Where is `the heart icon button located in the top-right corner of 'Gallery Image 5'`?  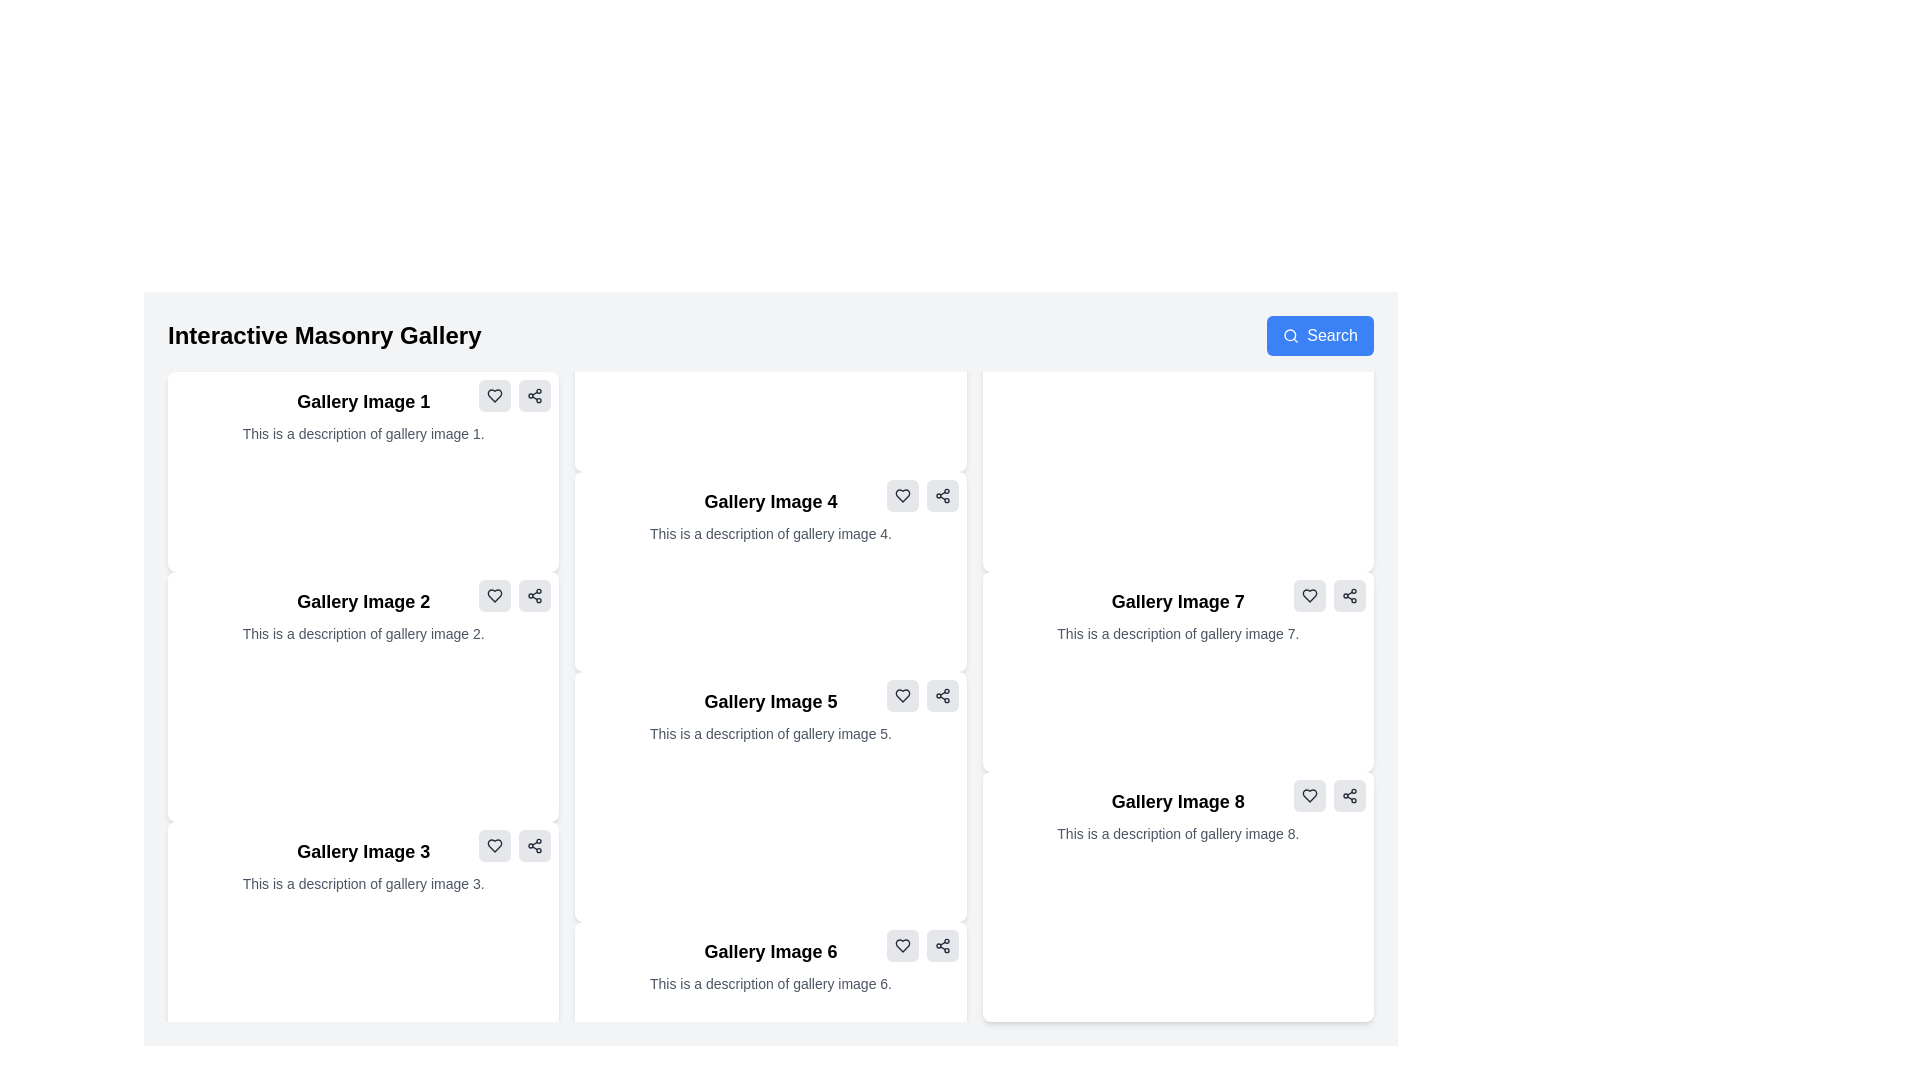 the heart icon button located in the top-right corner of 'Gallery Image 5' is located at coordinates (901, 694).